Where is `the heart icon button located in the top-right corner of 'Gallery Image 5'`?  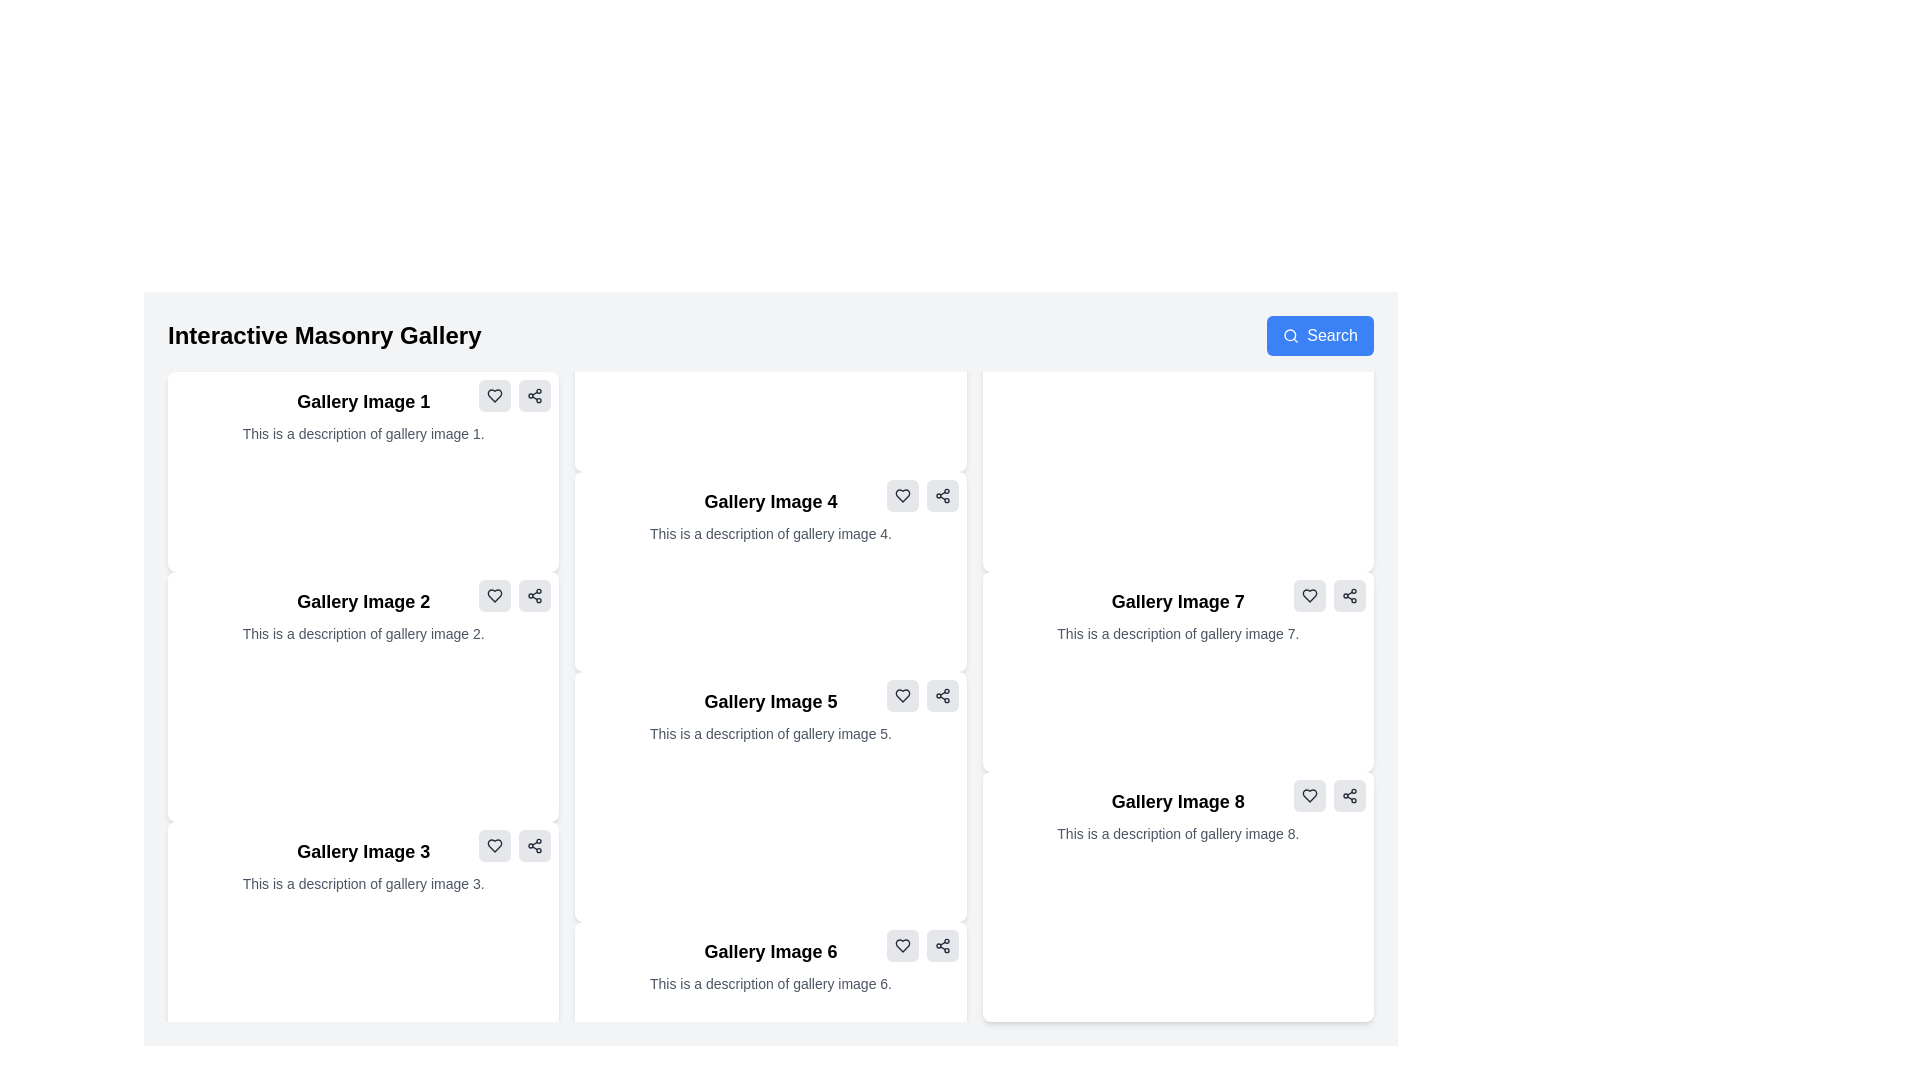 the heart icon button located in the top-right corner of 'Gallery Image 5' is located at coordinates (901, 694).